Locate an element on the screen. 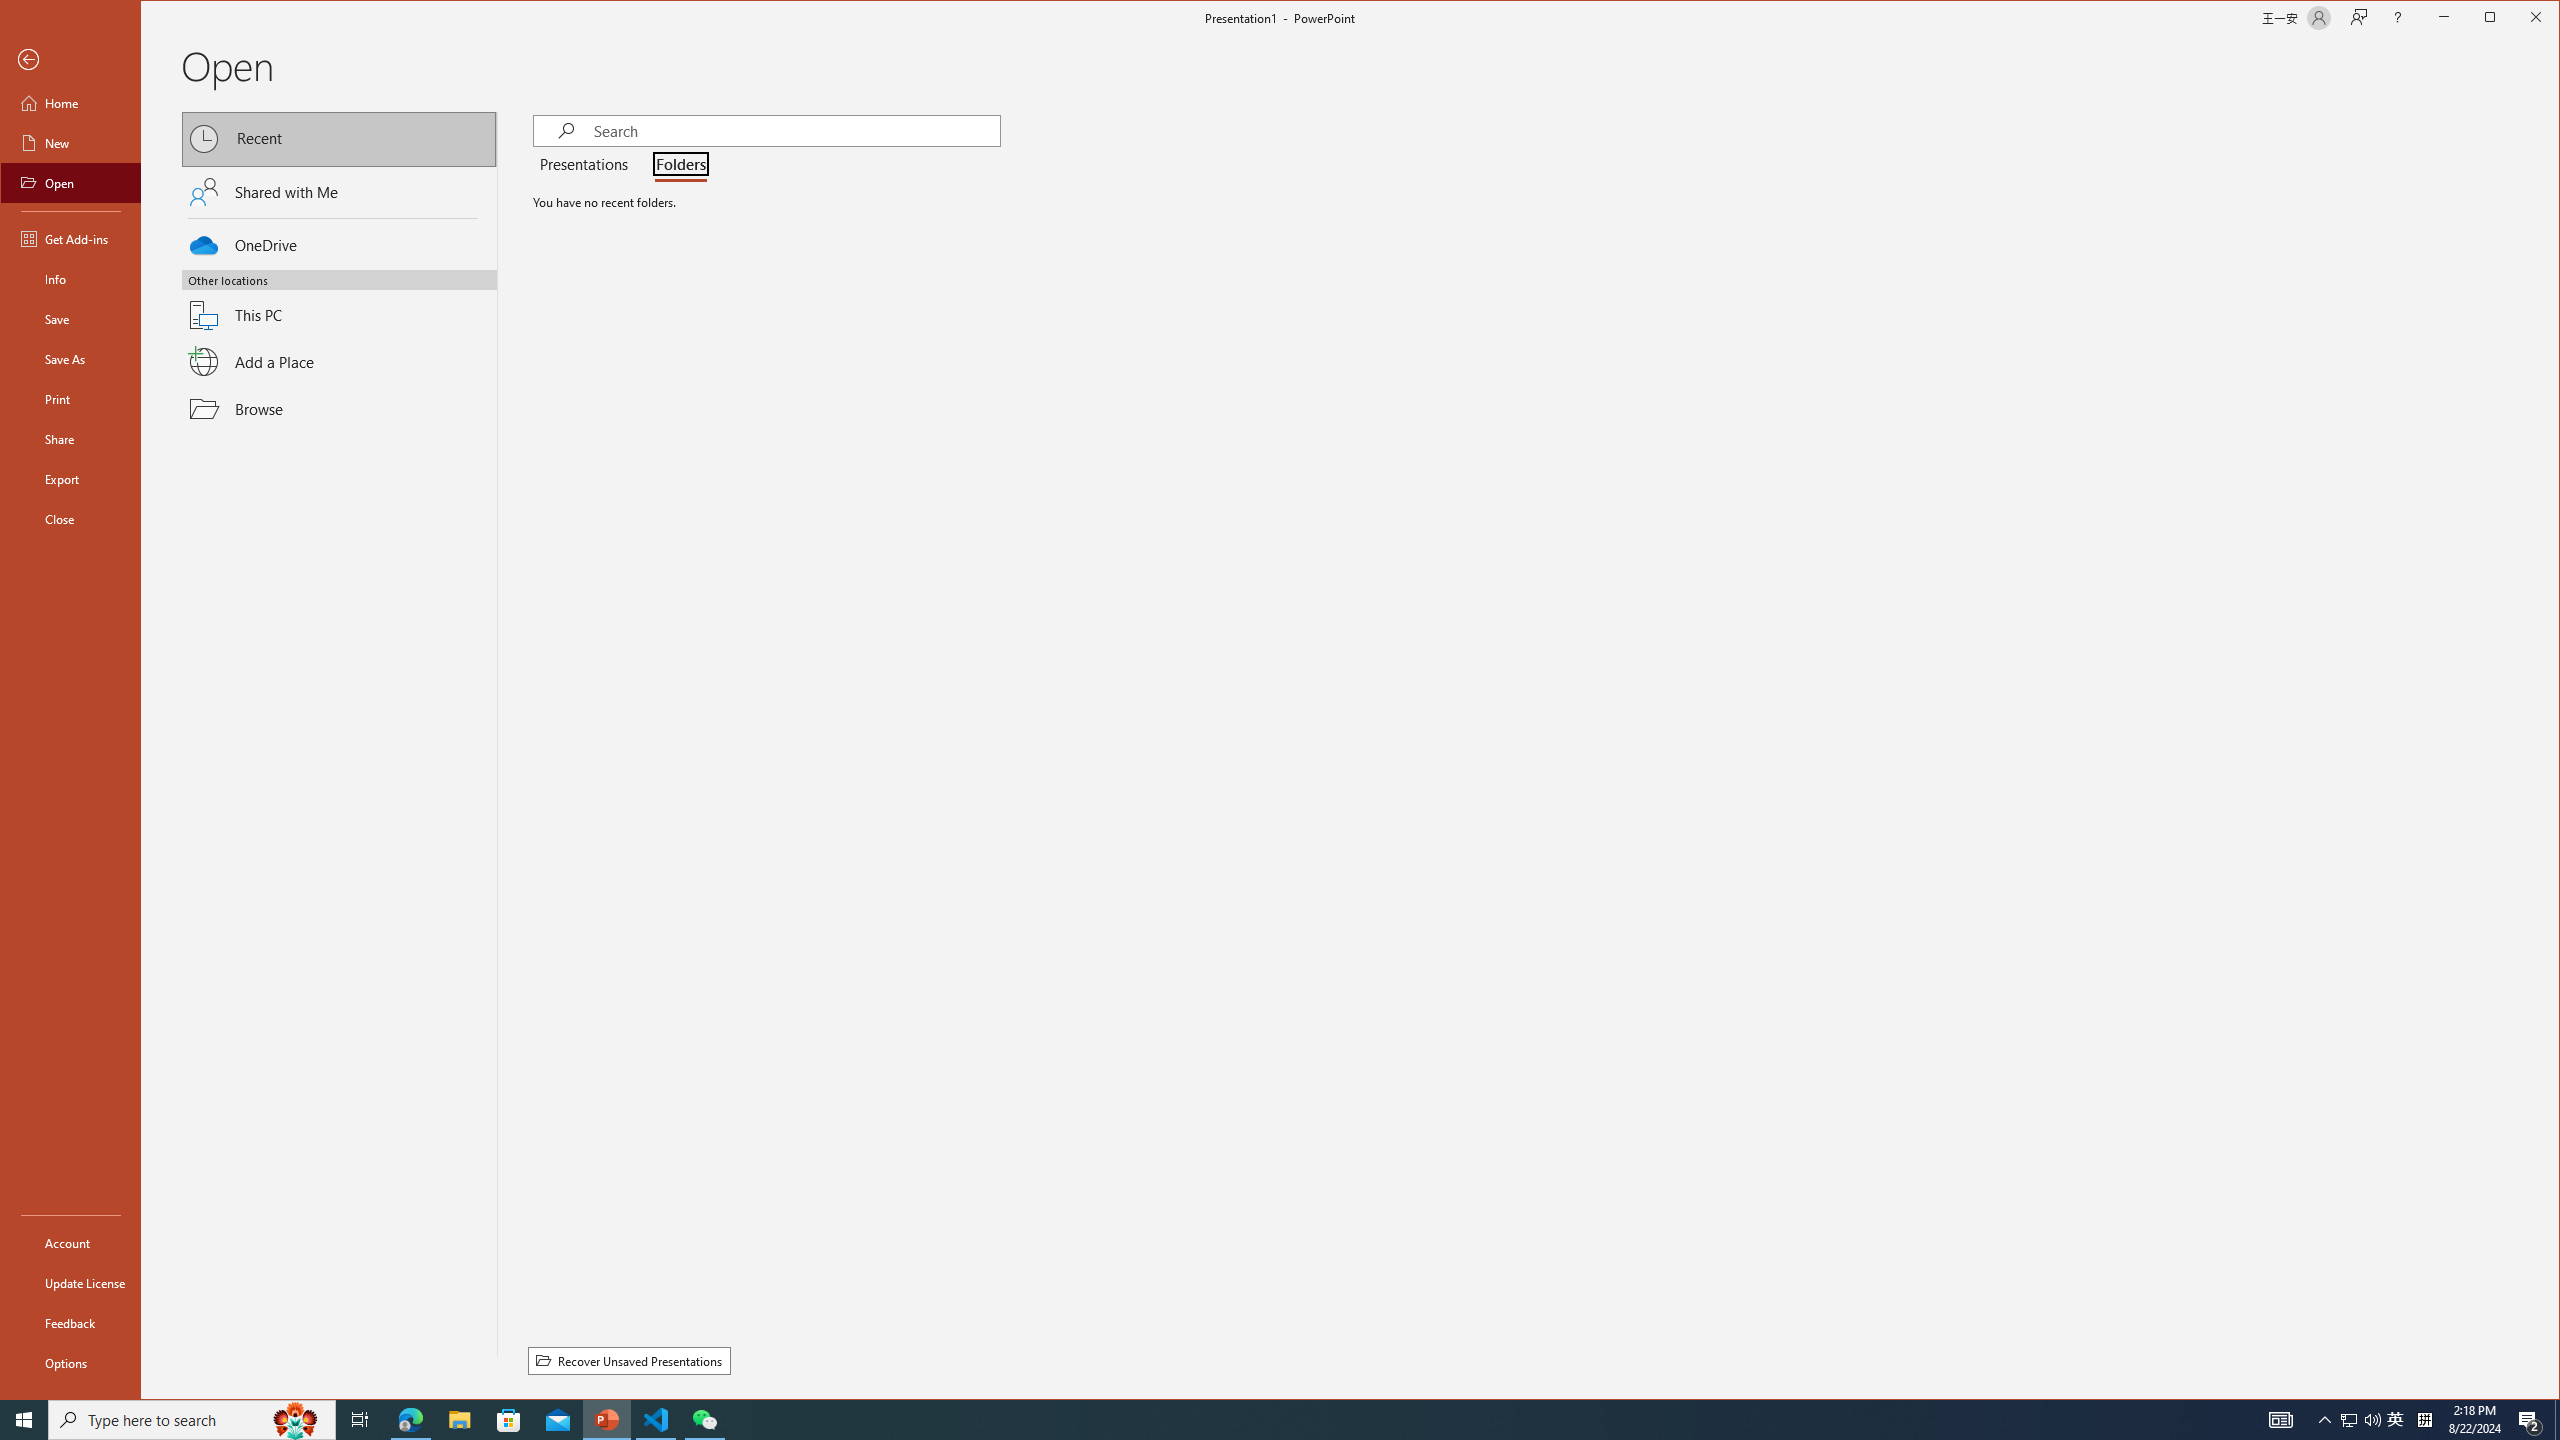 This screenshot has width=2560, height=1440. 'Get Add-ins' is located at coordinates (69, 238).